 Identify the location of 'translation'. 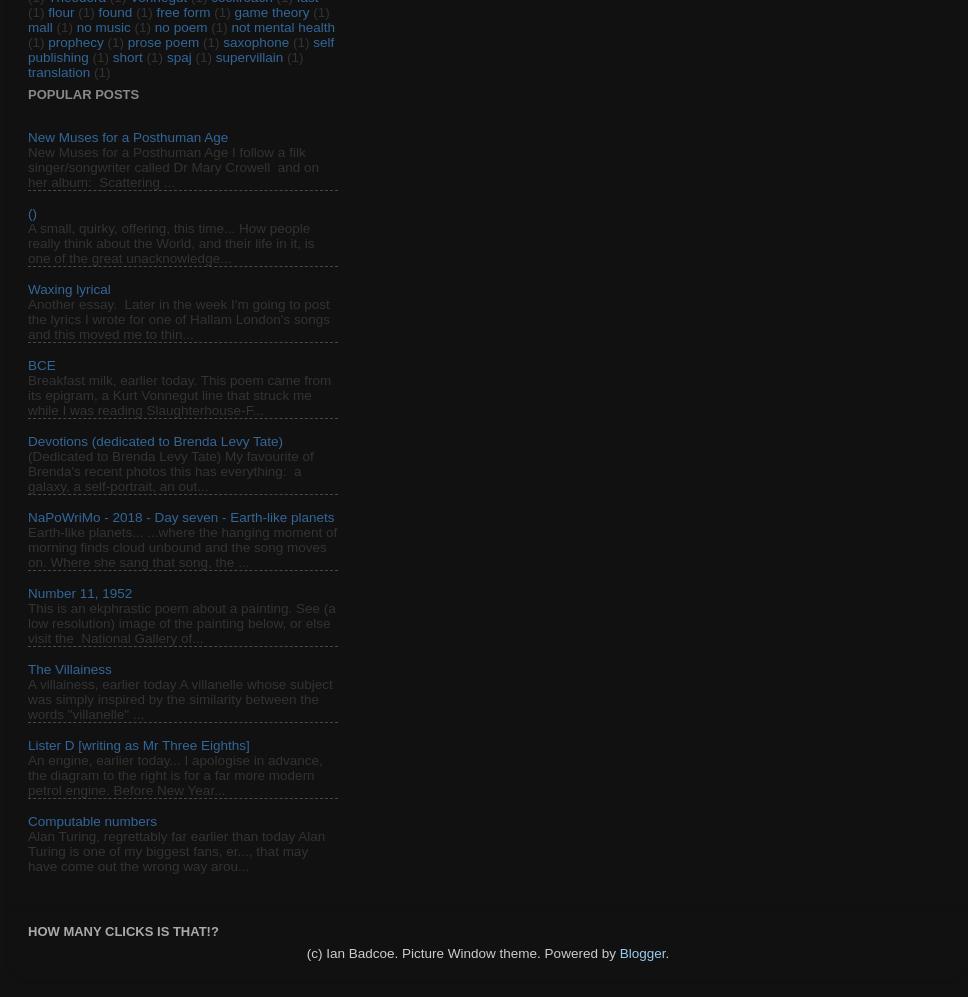
(58, 71).